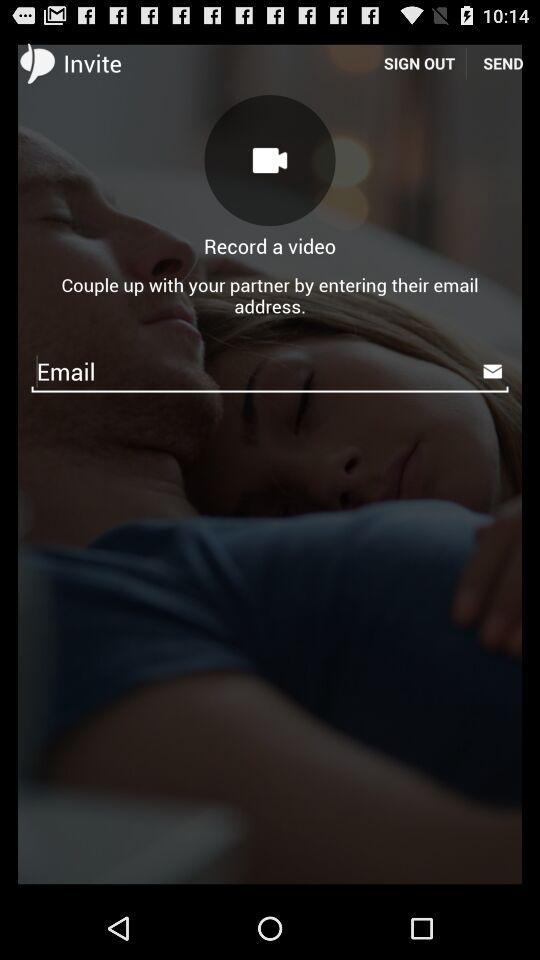 The image size is (540, 960). I want to click on icon next to sign out, so click(270, 159).